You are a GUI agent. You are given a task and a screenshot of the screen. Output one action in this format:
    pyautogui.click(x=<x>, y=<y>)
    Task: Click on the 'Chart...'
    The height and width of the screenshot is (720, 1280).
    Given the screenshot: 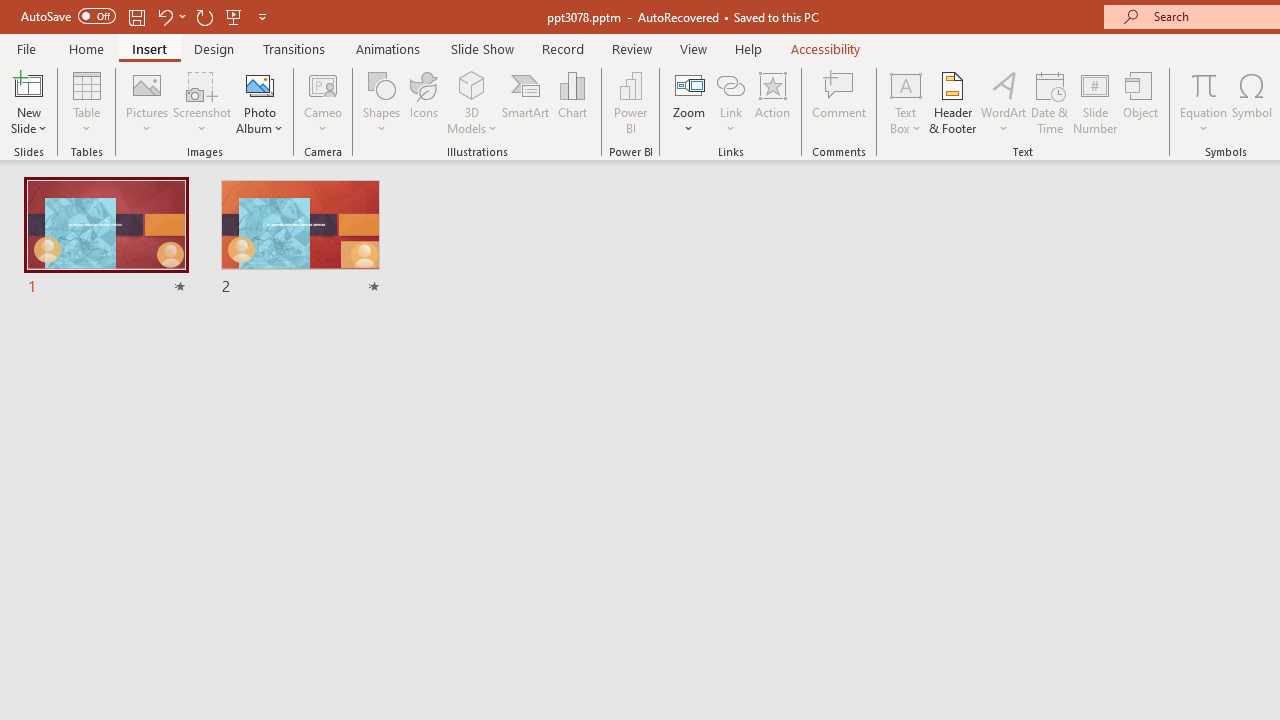 What is the action you would take?
    pyautogui.click(x=571, y=103)
    